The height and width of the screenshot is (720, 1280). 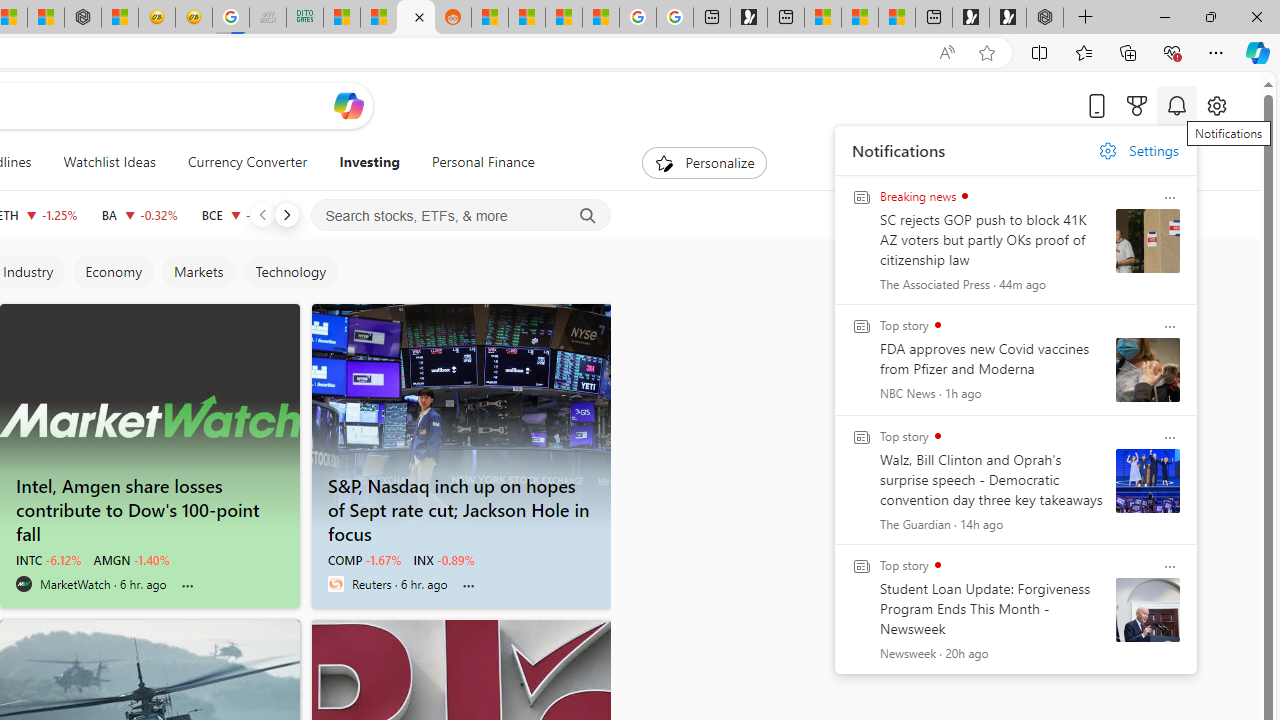 What do you see at coordinates (130, 560) in the screenshot?
I see `'AMGN -1.40%'` at bounding box center [130, 560].